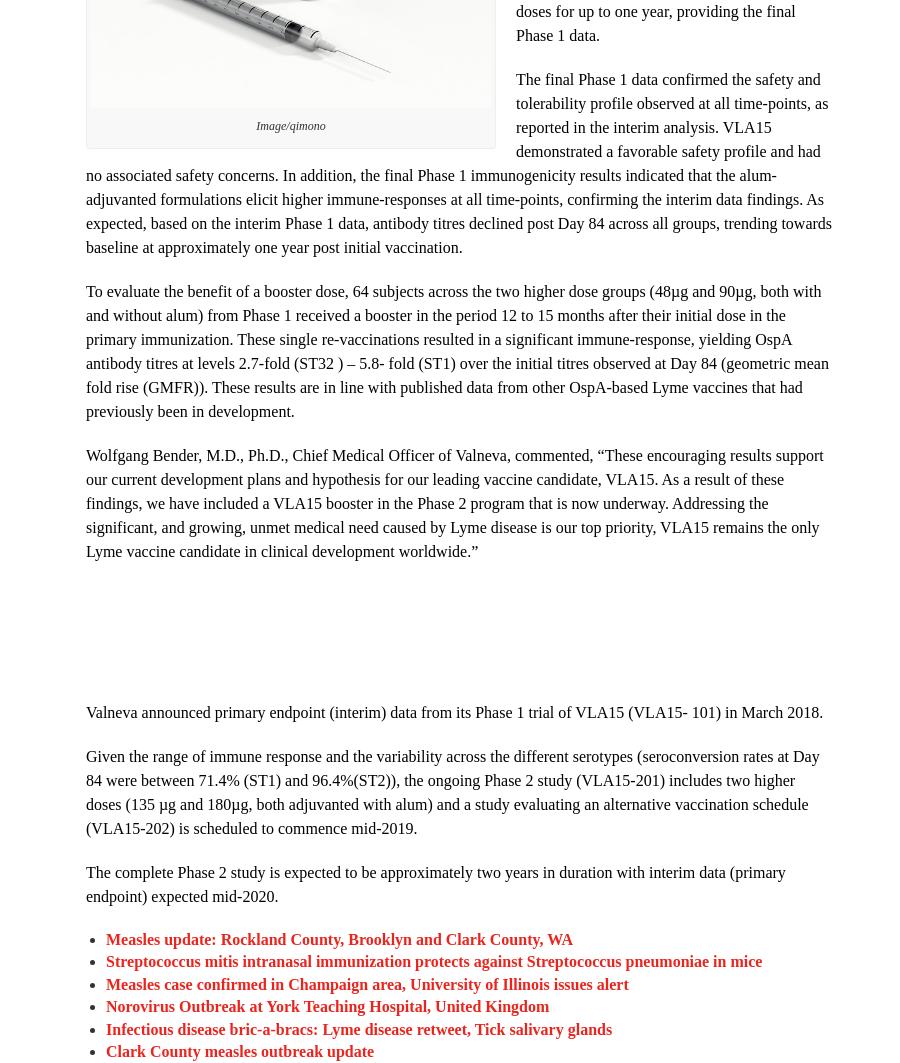 The image size is (900, 1063). I want to click on 'Norovirus Outbreak at York Teaching Hospital, United Kingdom', so click(326, 1005).